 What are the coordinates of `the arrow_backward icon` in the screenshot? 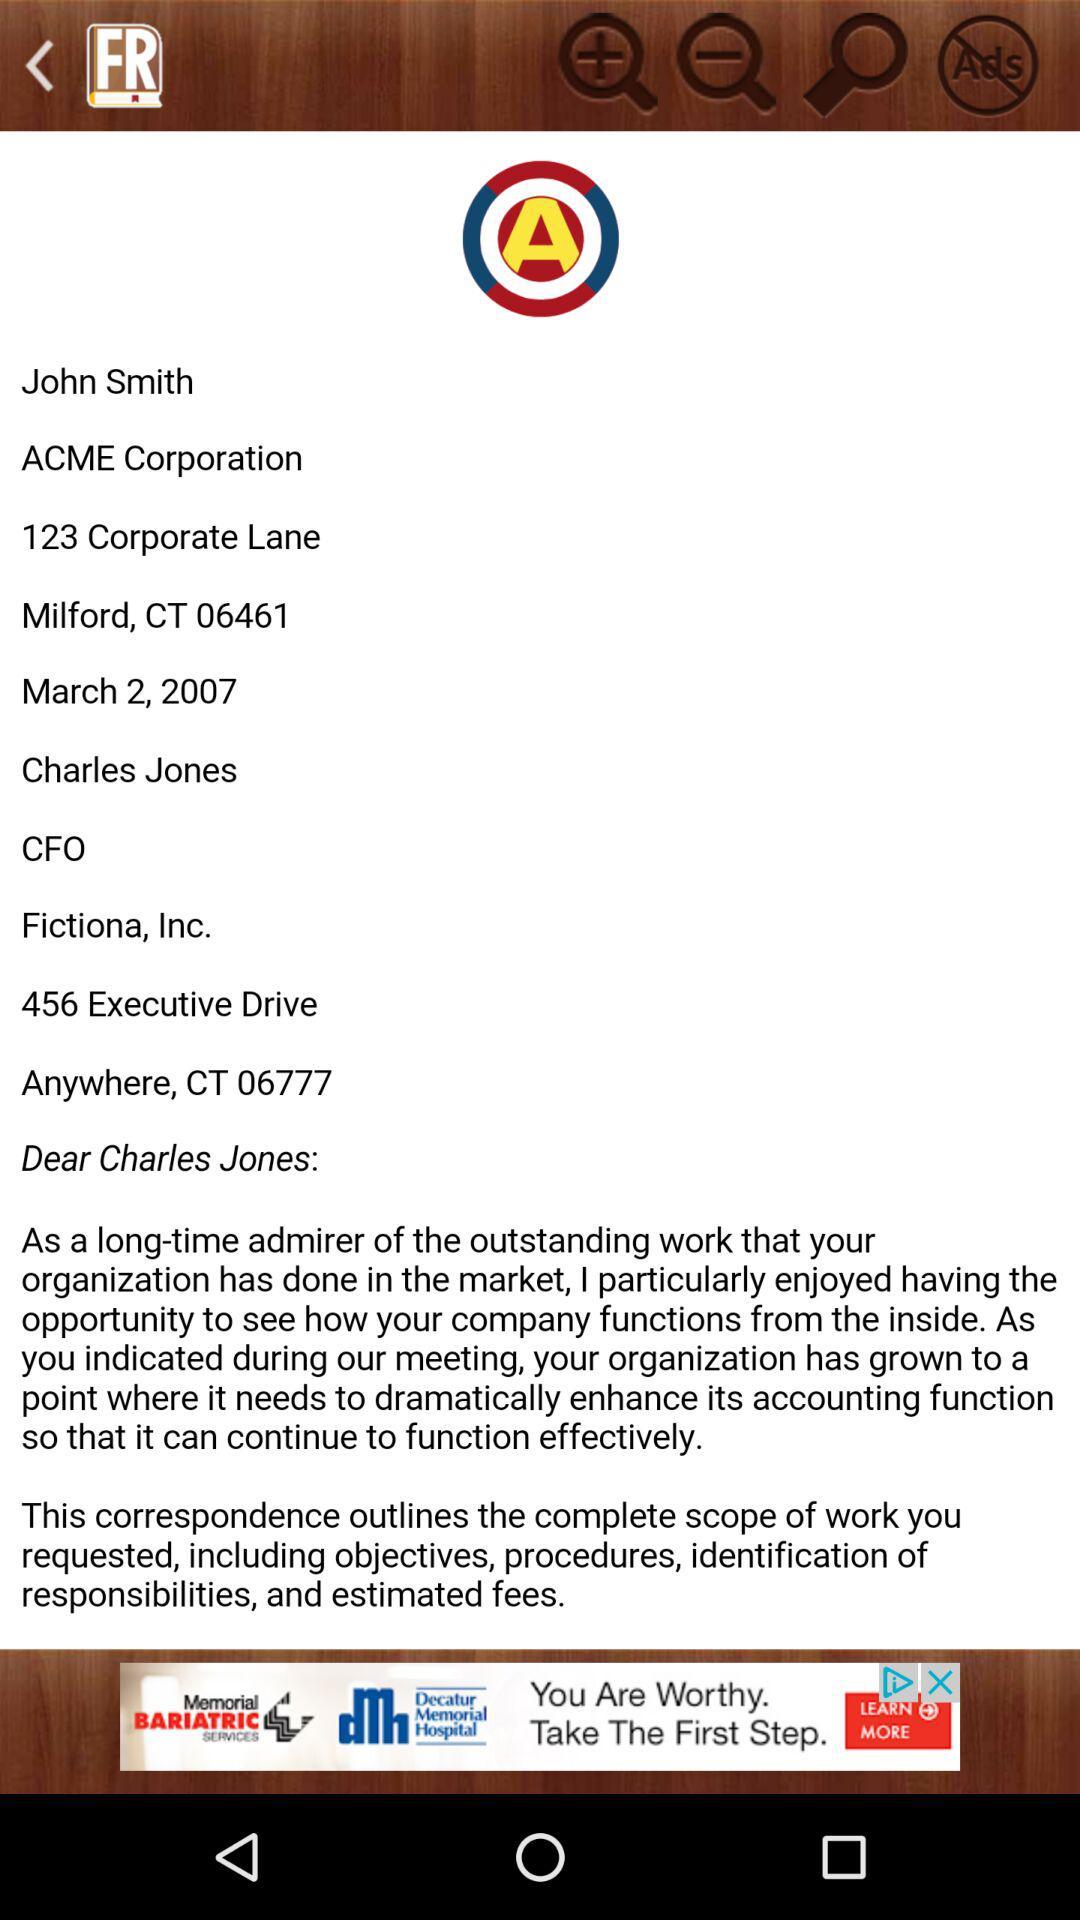 It's located at (39, 70).